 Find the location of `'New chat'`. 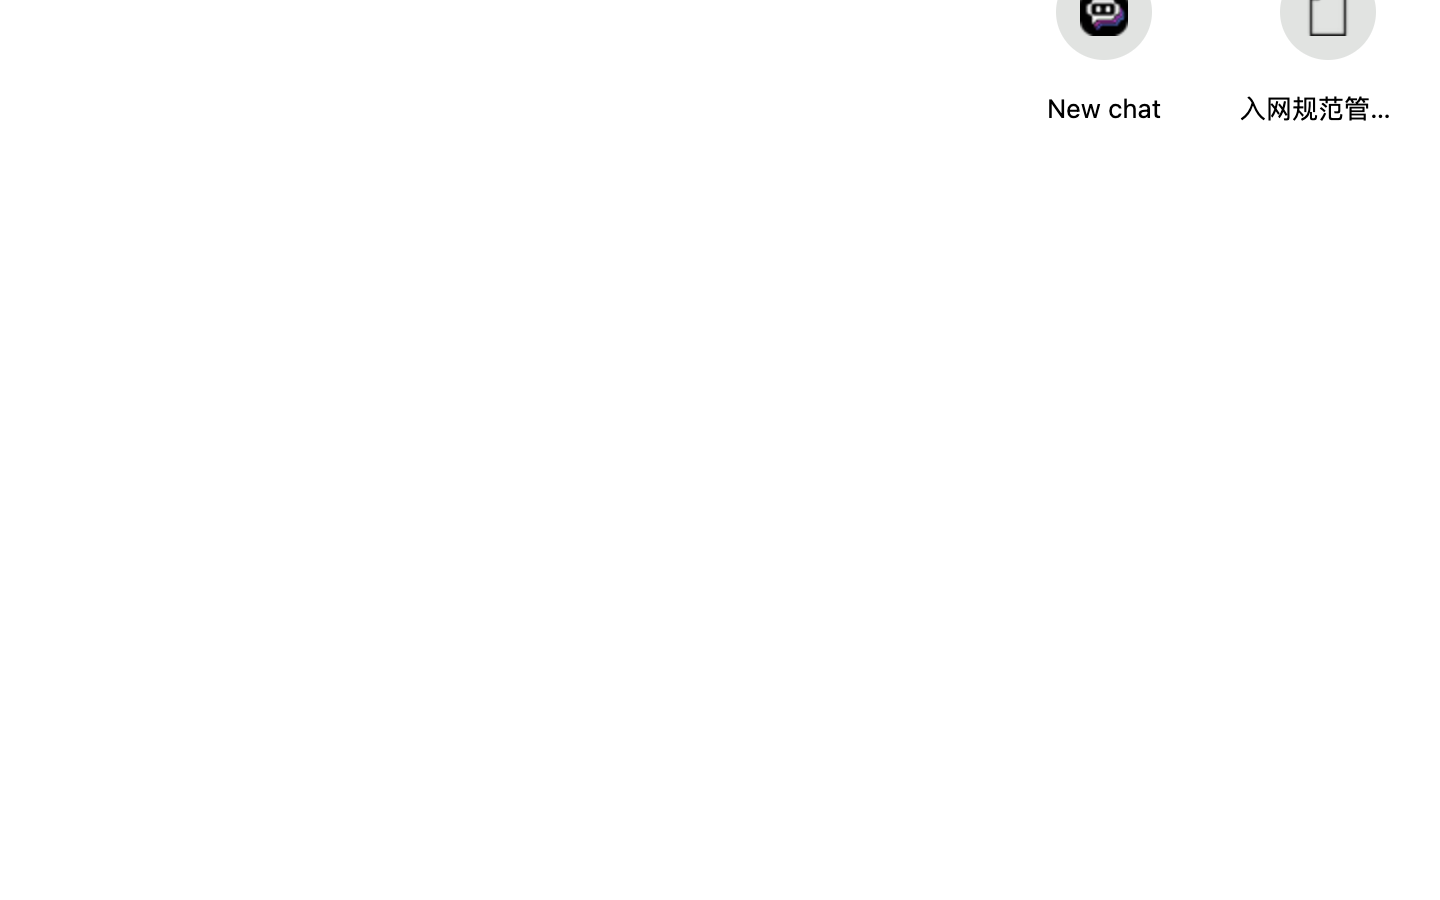

'New chat' is located at coordinates (1103, 107).